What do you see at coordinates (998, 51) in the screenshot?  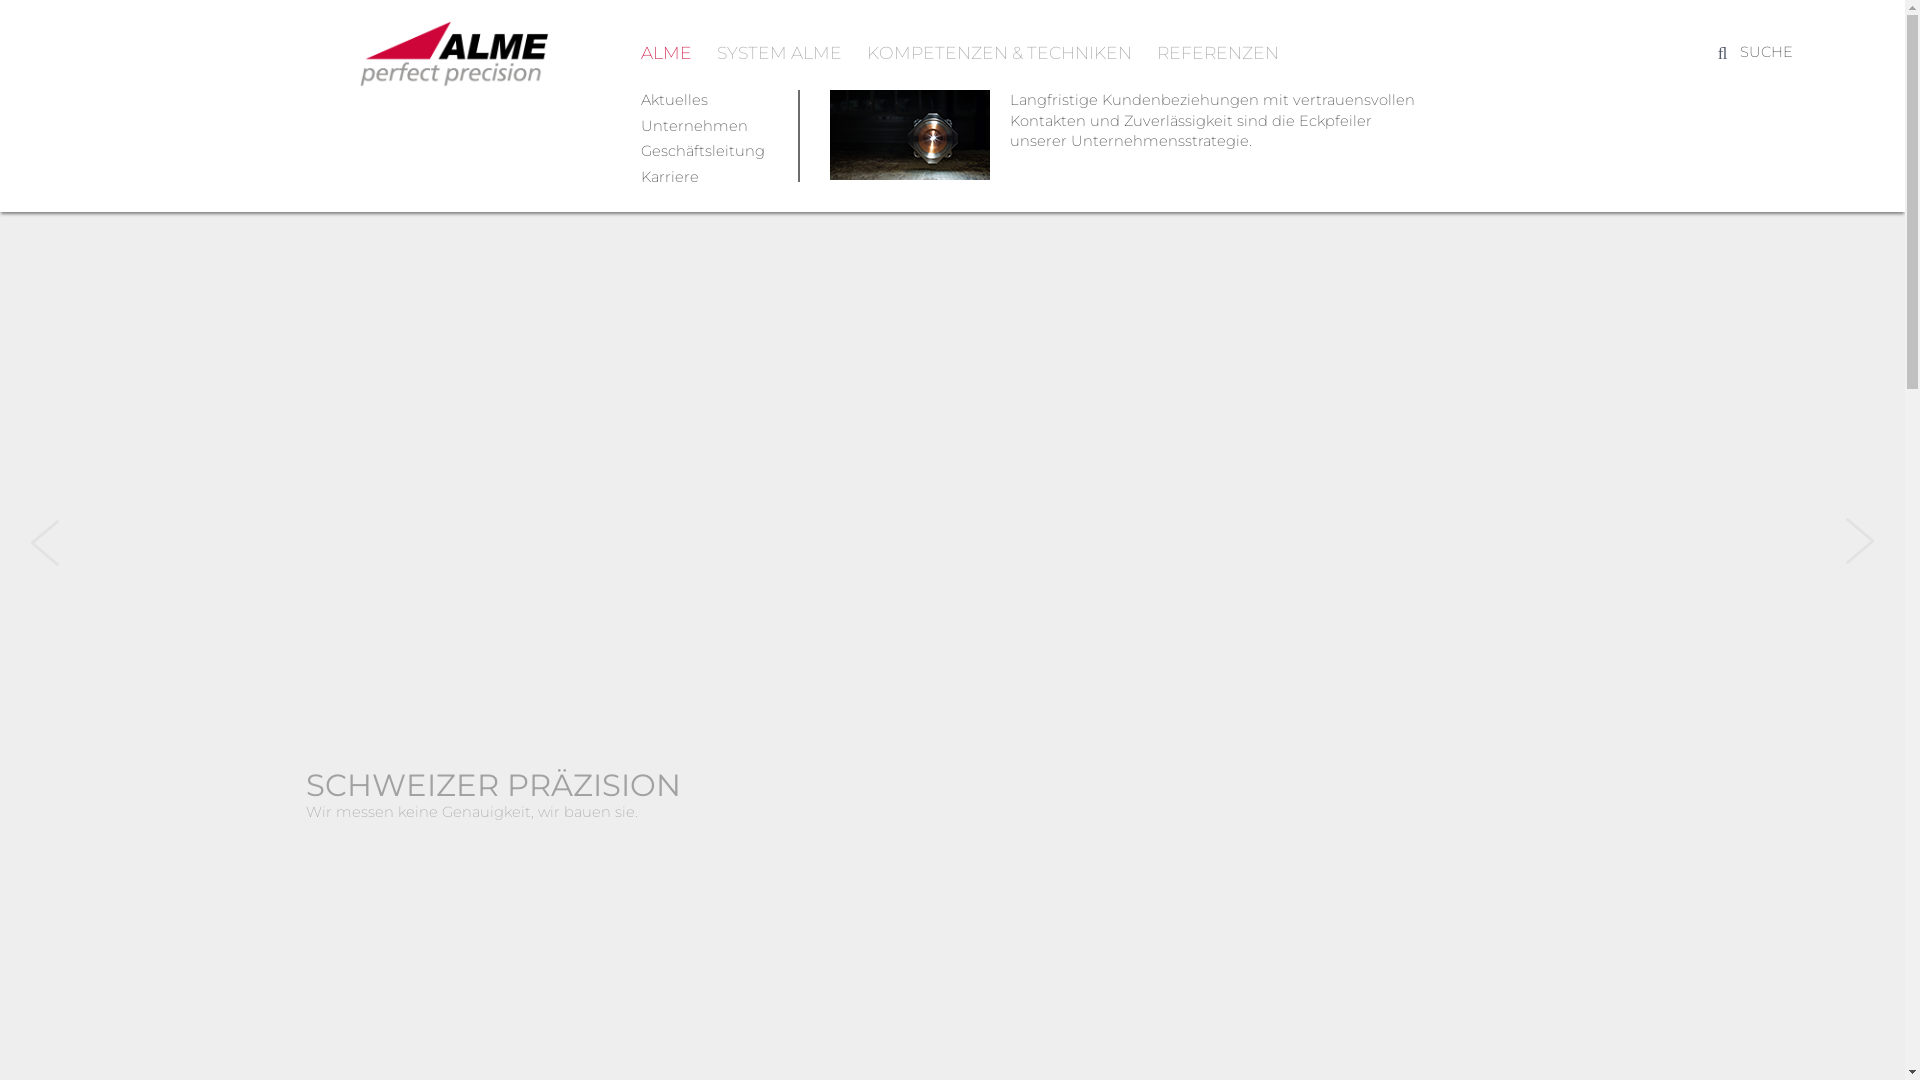 I see `'KOMPETENZEN & TECHNIKEN'` at bounding box center [998, 51].